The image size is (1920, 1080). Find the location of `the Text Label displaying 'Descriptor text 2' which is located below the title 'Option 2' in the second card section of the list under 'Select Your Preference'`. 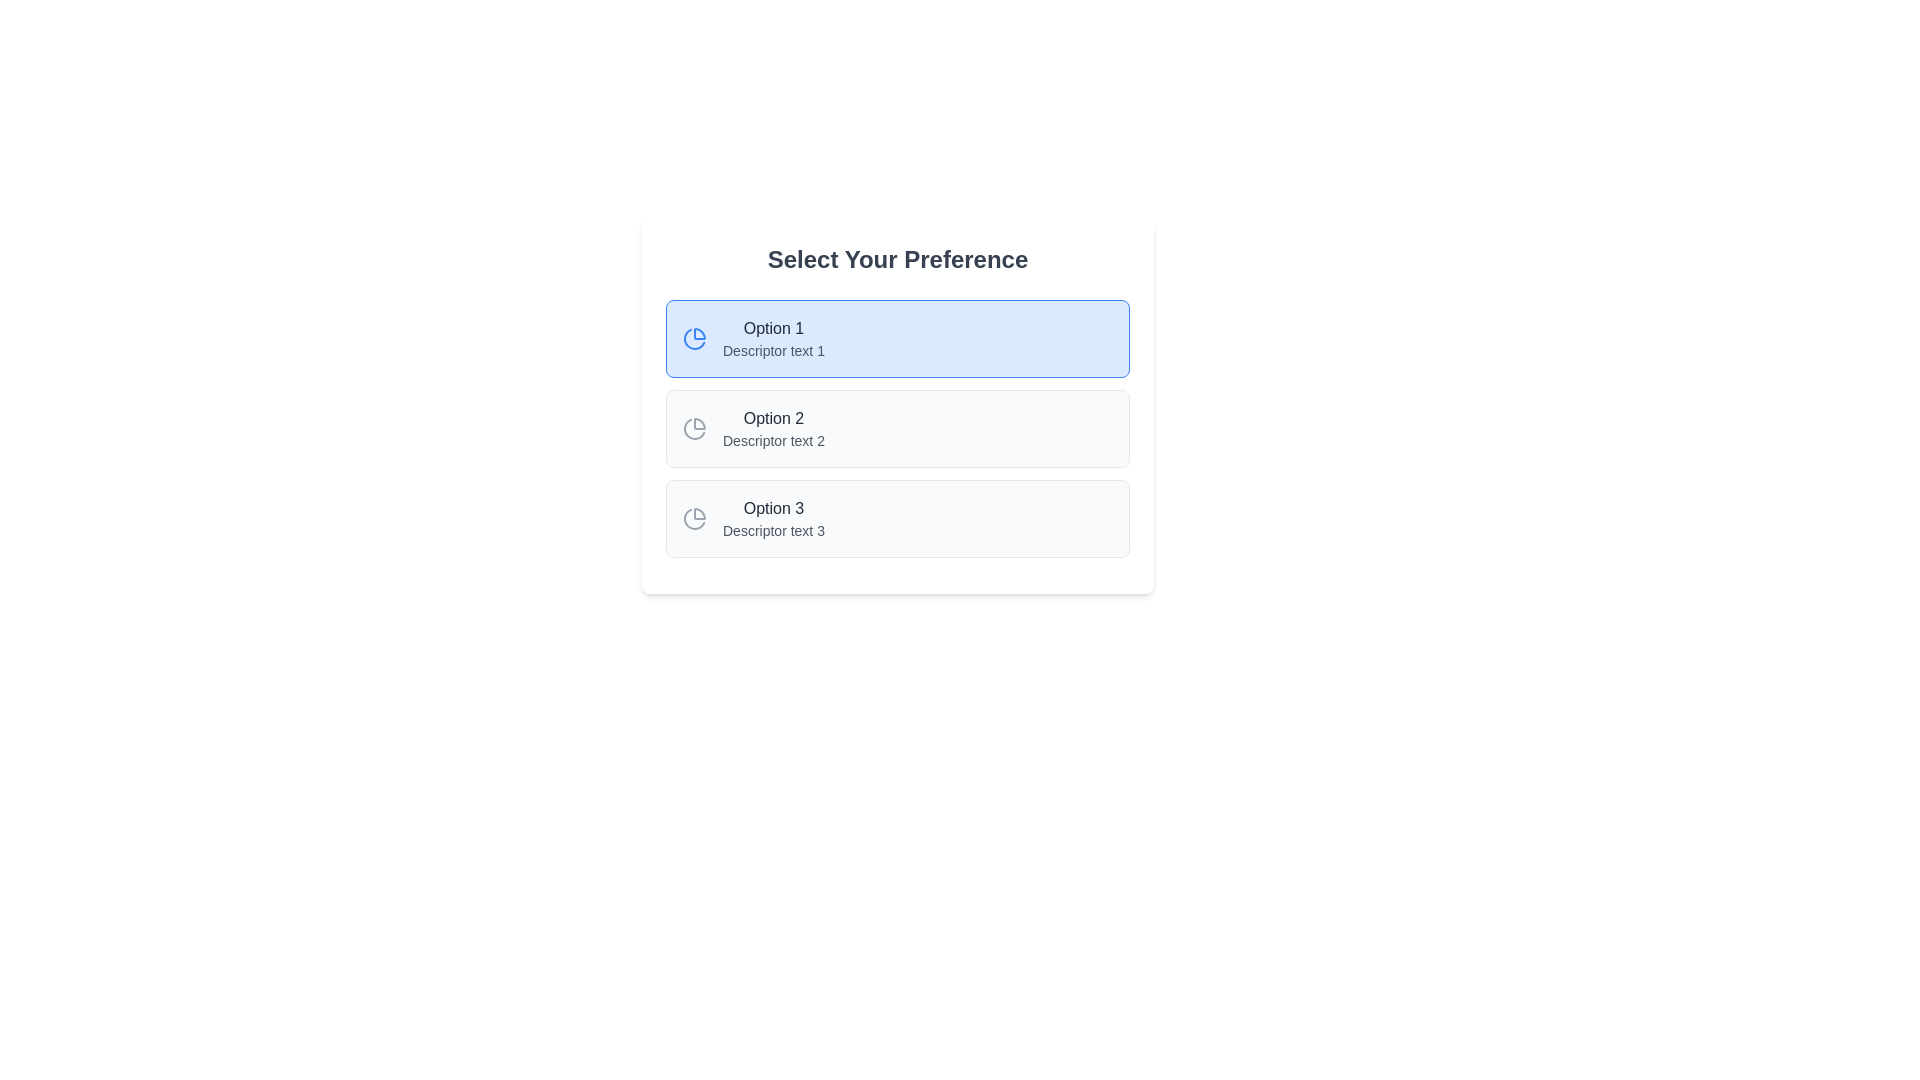

the Text Label displaying 'Descriptor text 2' which is located below the title 'Option 2' in the second card section of the list under 'Select Your Preference' is located at coordinates (772, 439).